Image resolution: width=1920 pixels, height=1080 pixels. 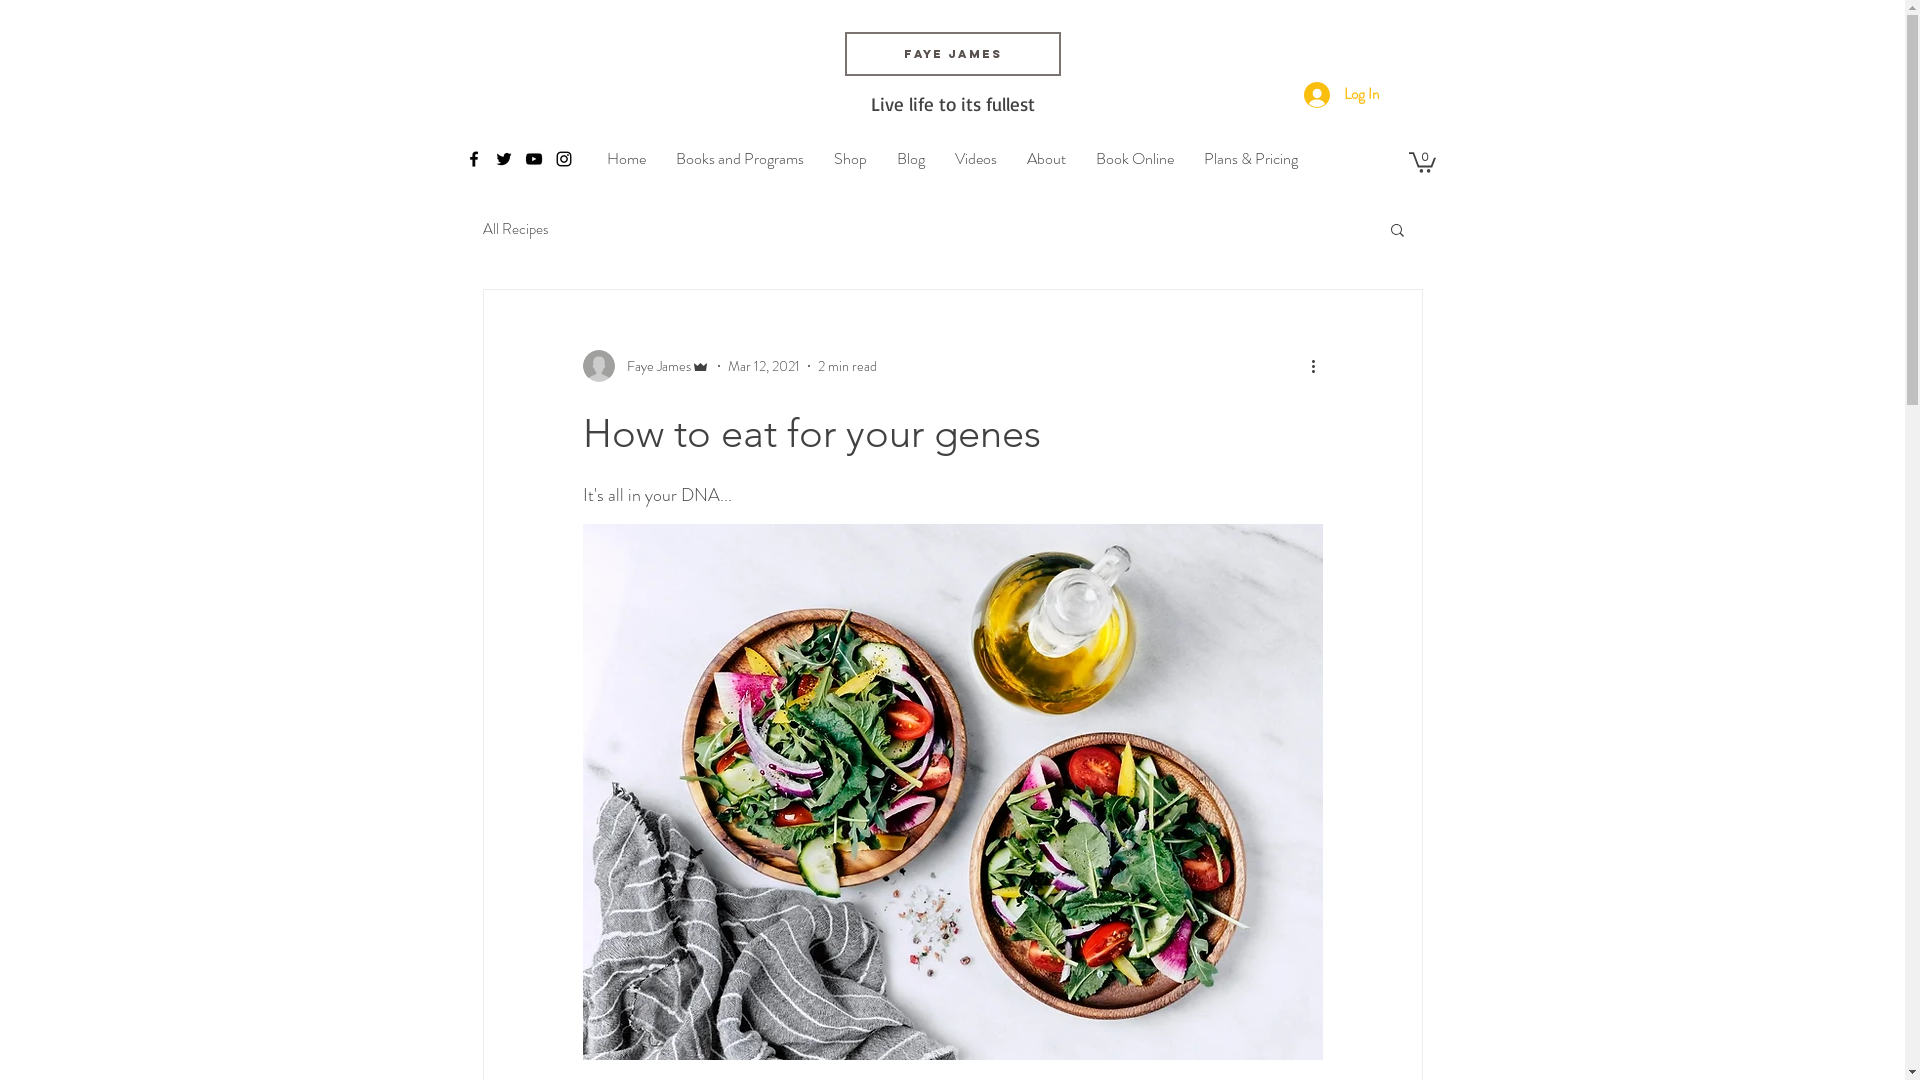 I want to click on 'Books and Programs', so click(x=738, y=157).